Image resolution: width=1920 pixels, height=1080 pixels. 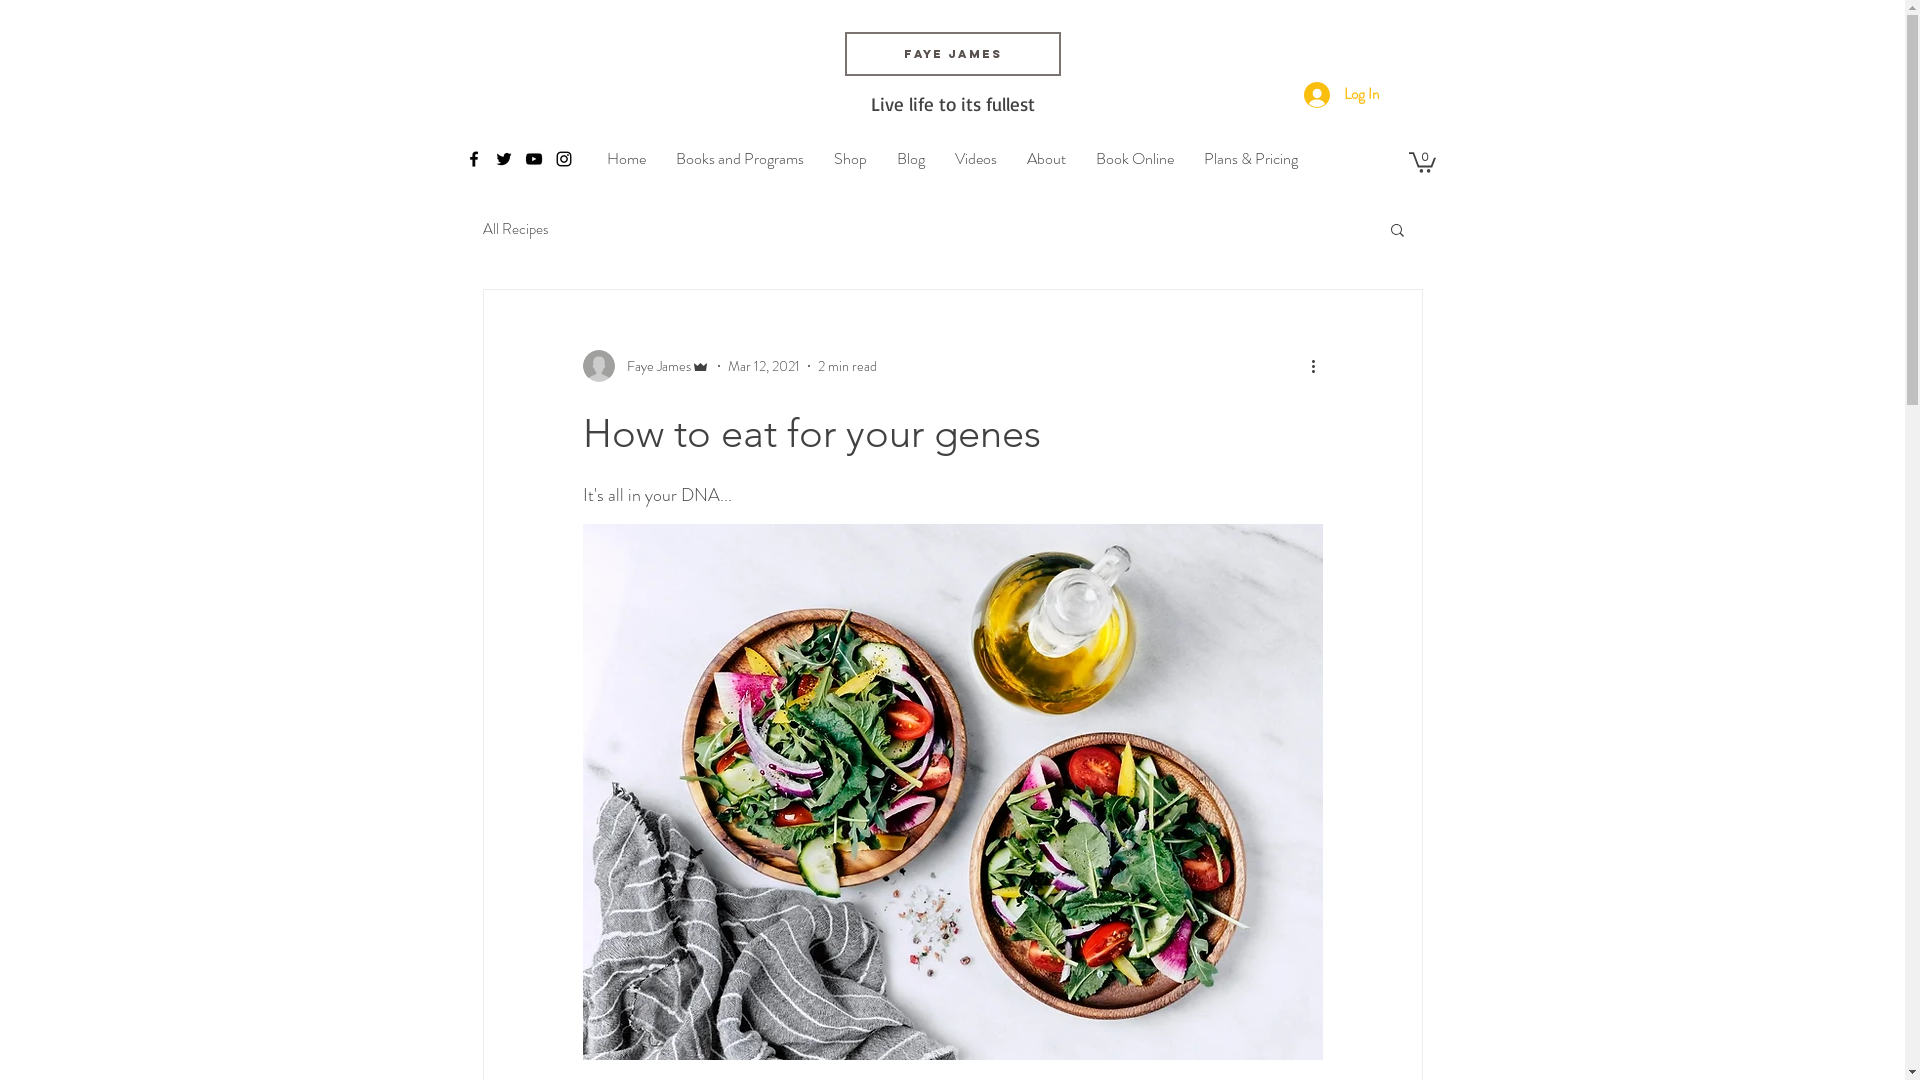 I want to click on 'Books and Programs', so click(x=738, y=157).